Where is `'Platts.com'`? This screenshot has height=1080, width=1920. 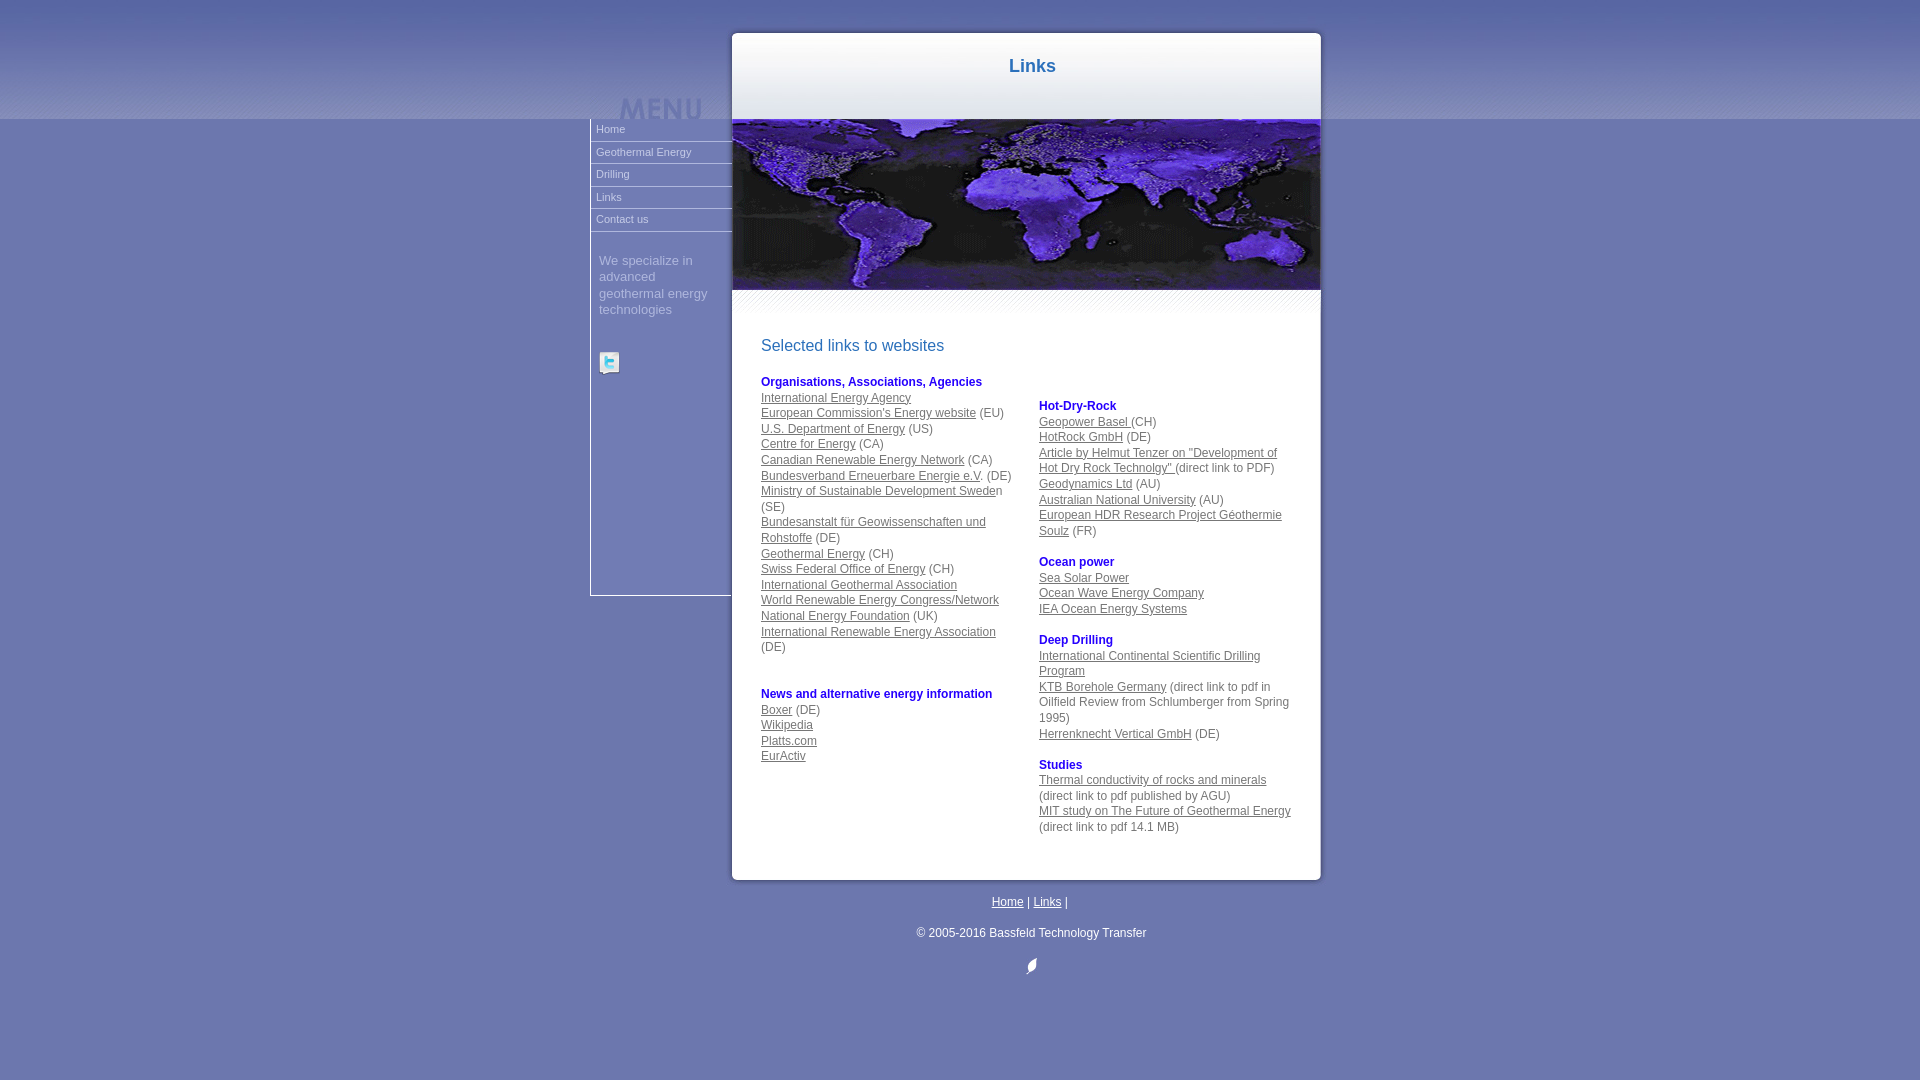
'Platts.com' is located at coordinates (787, 740).